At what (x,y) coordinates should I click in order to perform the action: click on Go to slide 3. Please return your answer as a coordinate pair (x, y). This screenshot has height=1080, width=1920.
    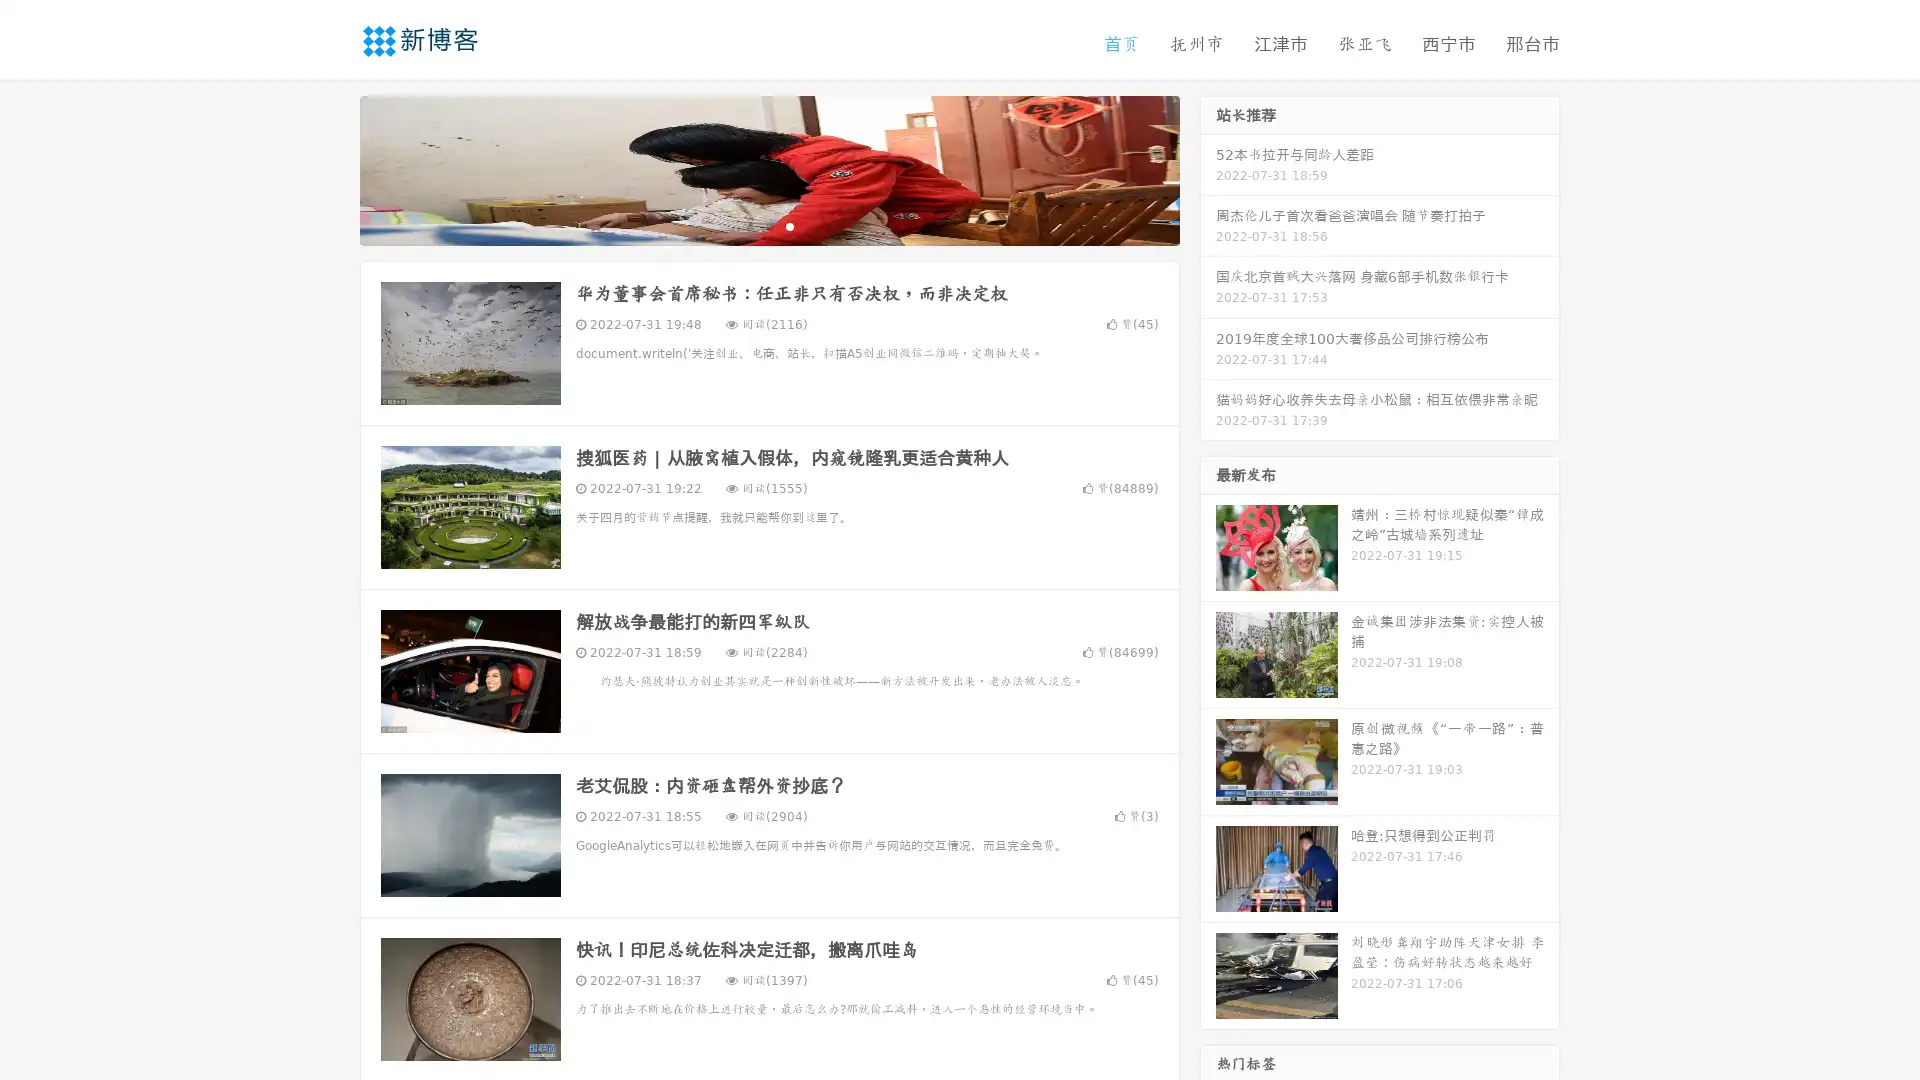
    Looking at the image, I should click on (789, 225).